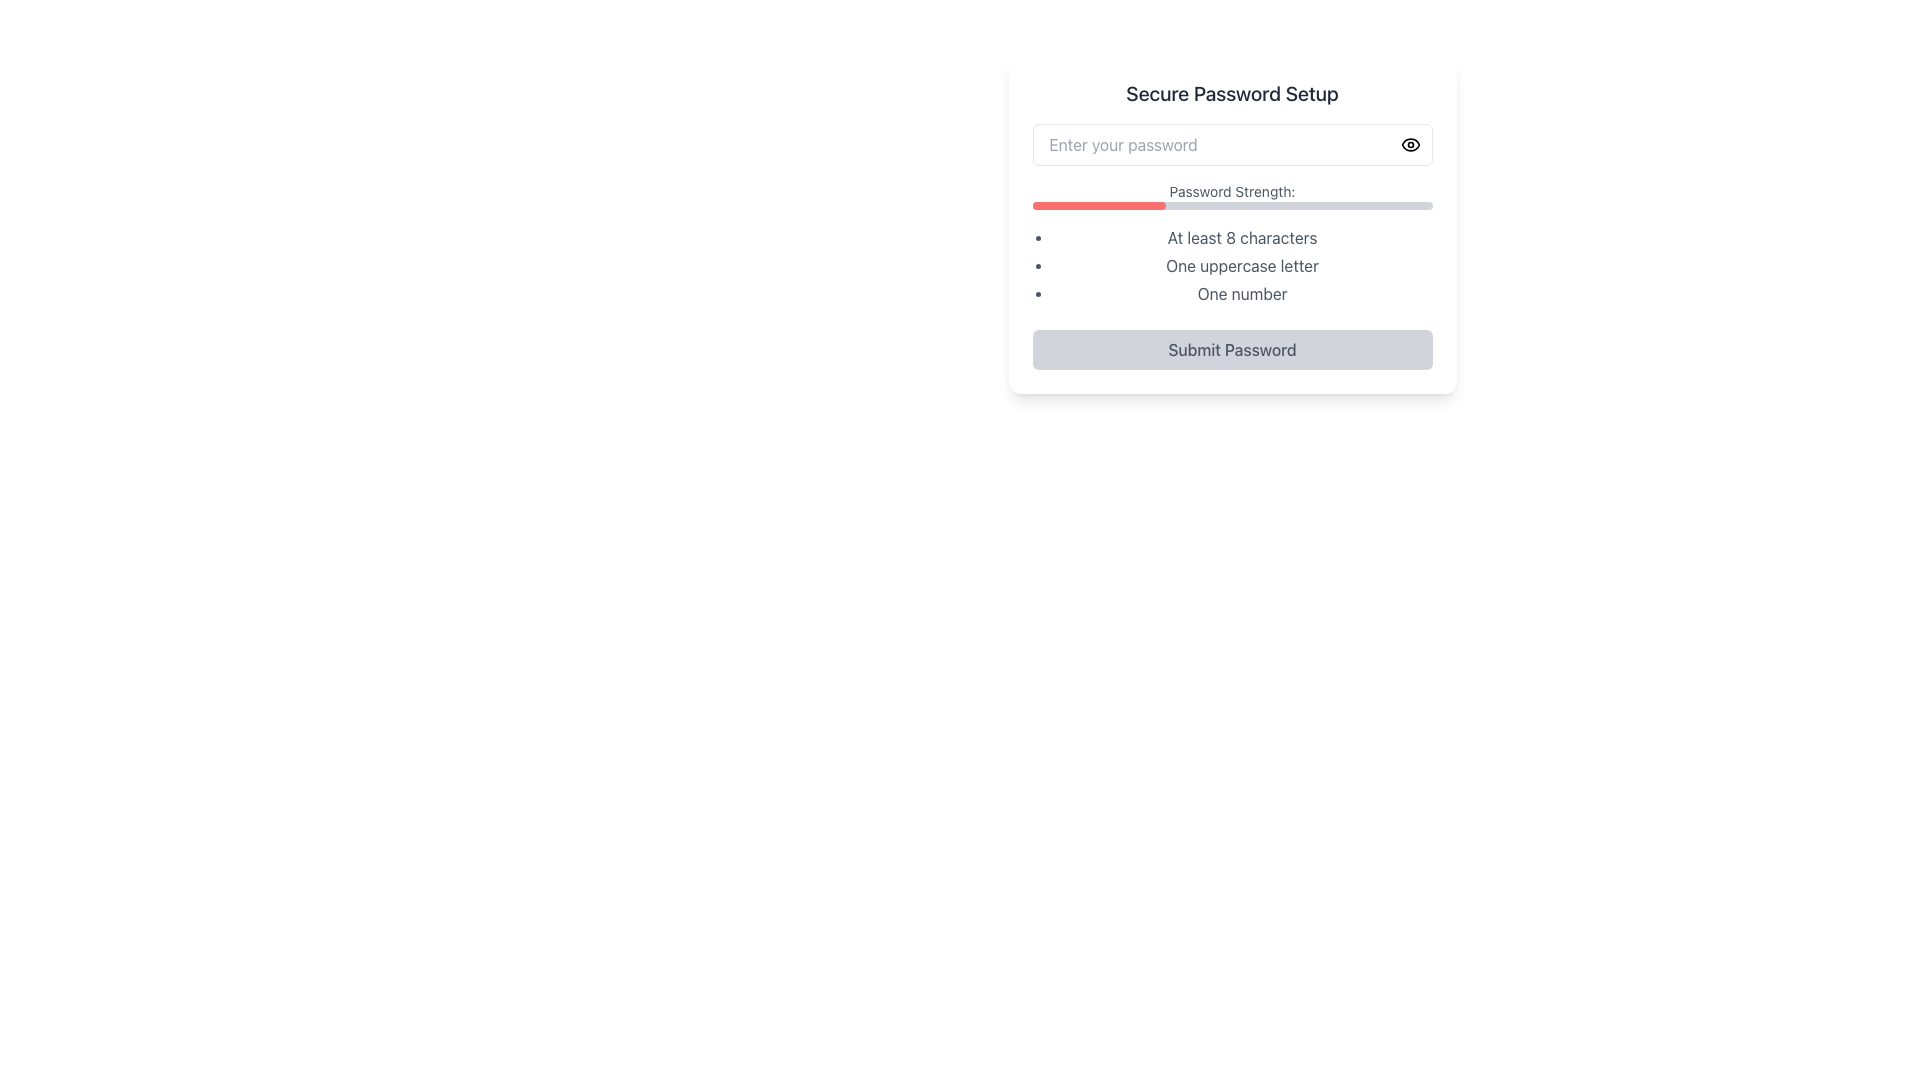  Describe the element at coordinates (1241, 237) in the screenshot. I see `information from the text item that indicates the password must contain at least 8 characters, positioned below the 'Password Strength:' indicator` at that location.